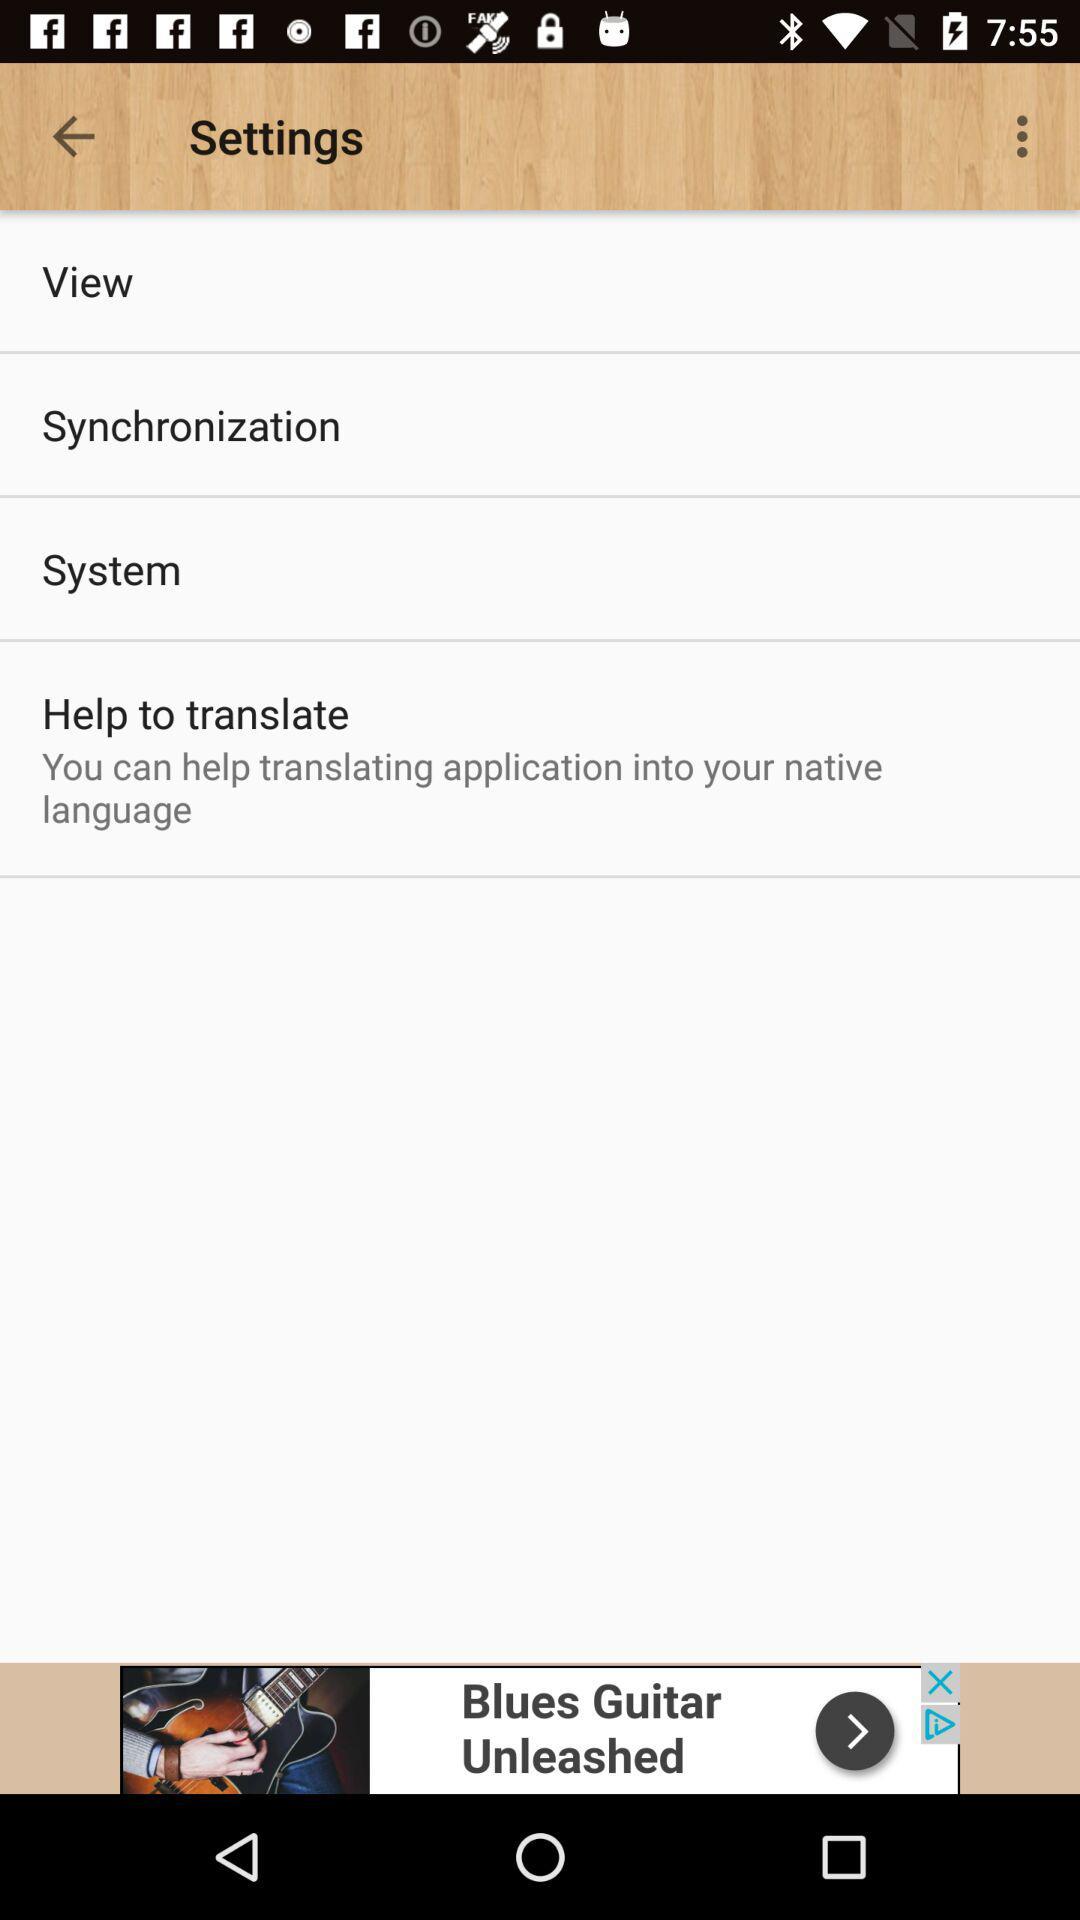 This screenshot has width=1080, height=1920. I want to click on open advertisement, so click(540, 1727).